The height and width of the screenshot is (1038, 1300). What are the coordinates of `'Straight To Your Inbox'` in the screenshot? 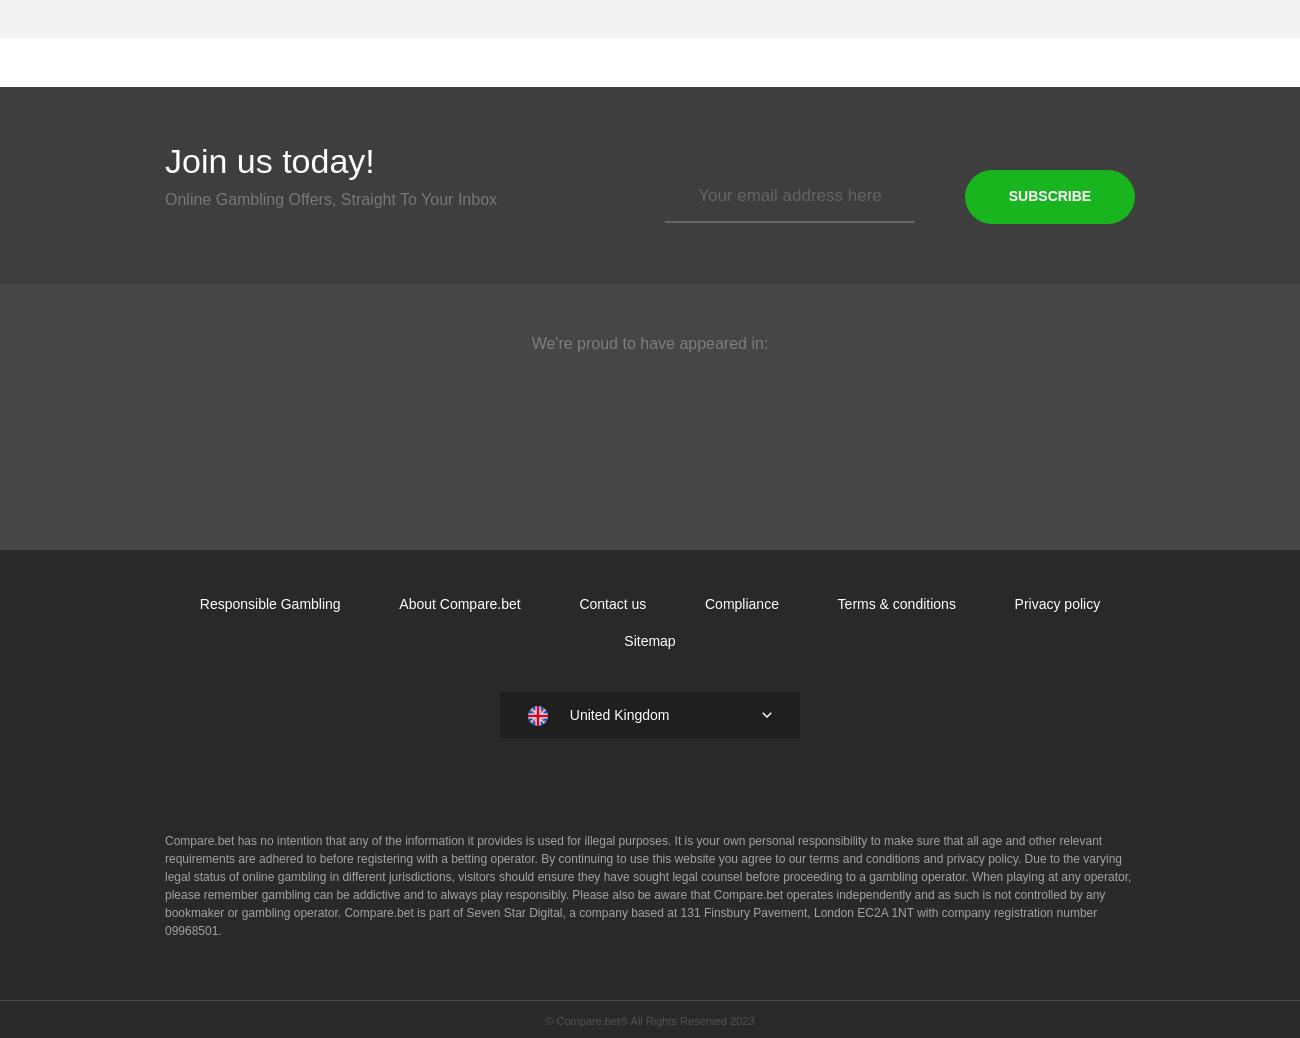 It's located at (418, 198).